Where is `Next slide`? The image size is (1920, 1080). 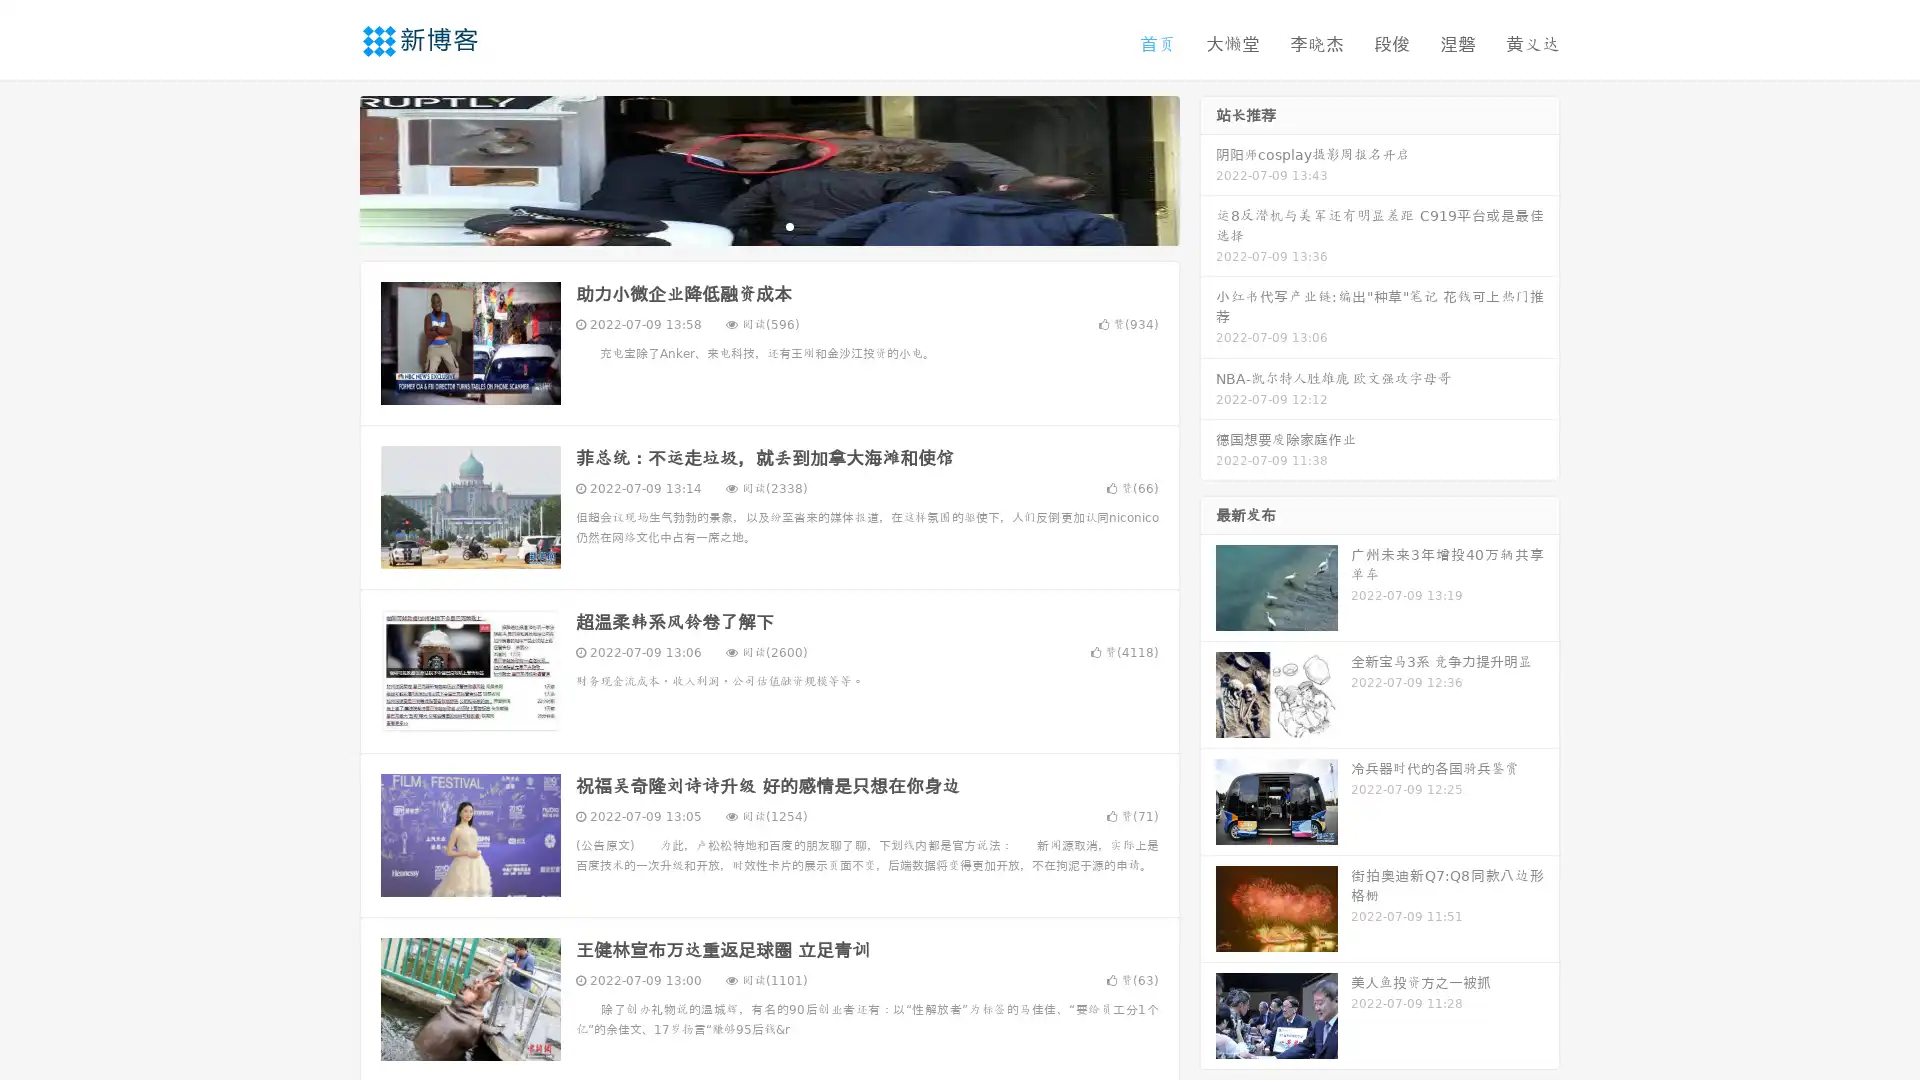 Next slide is located at coordinates (1208, 168).